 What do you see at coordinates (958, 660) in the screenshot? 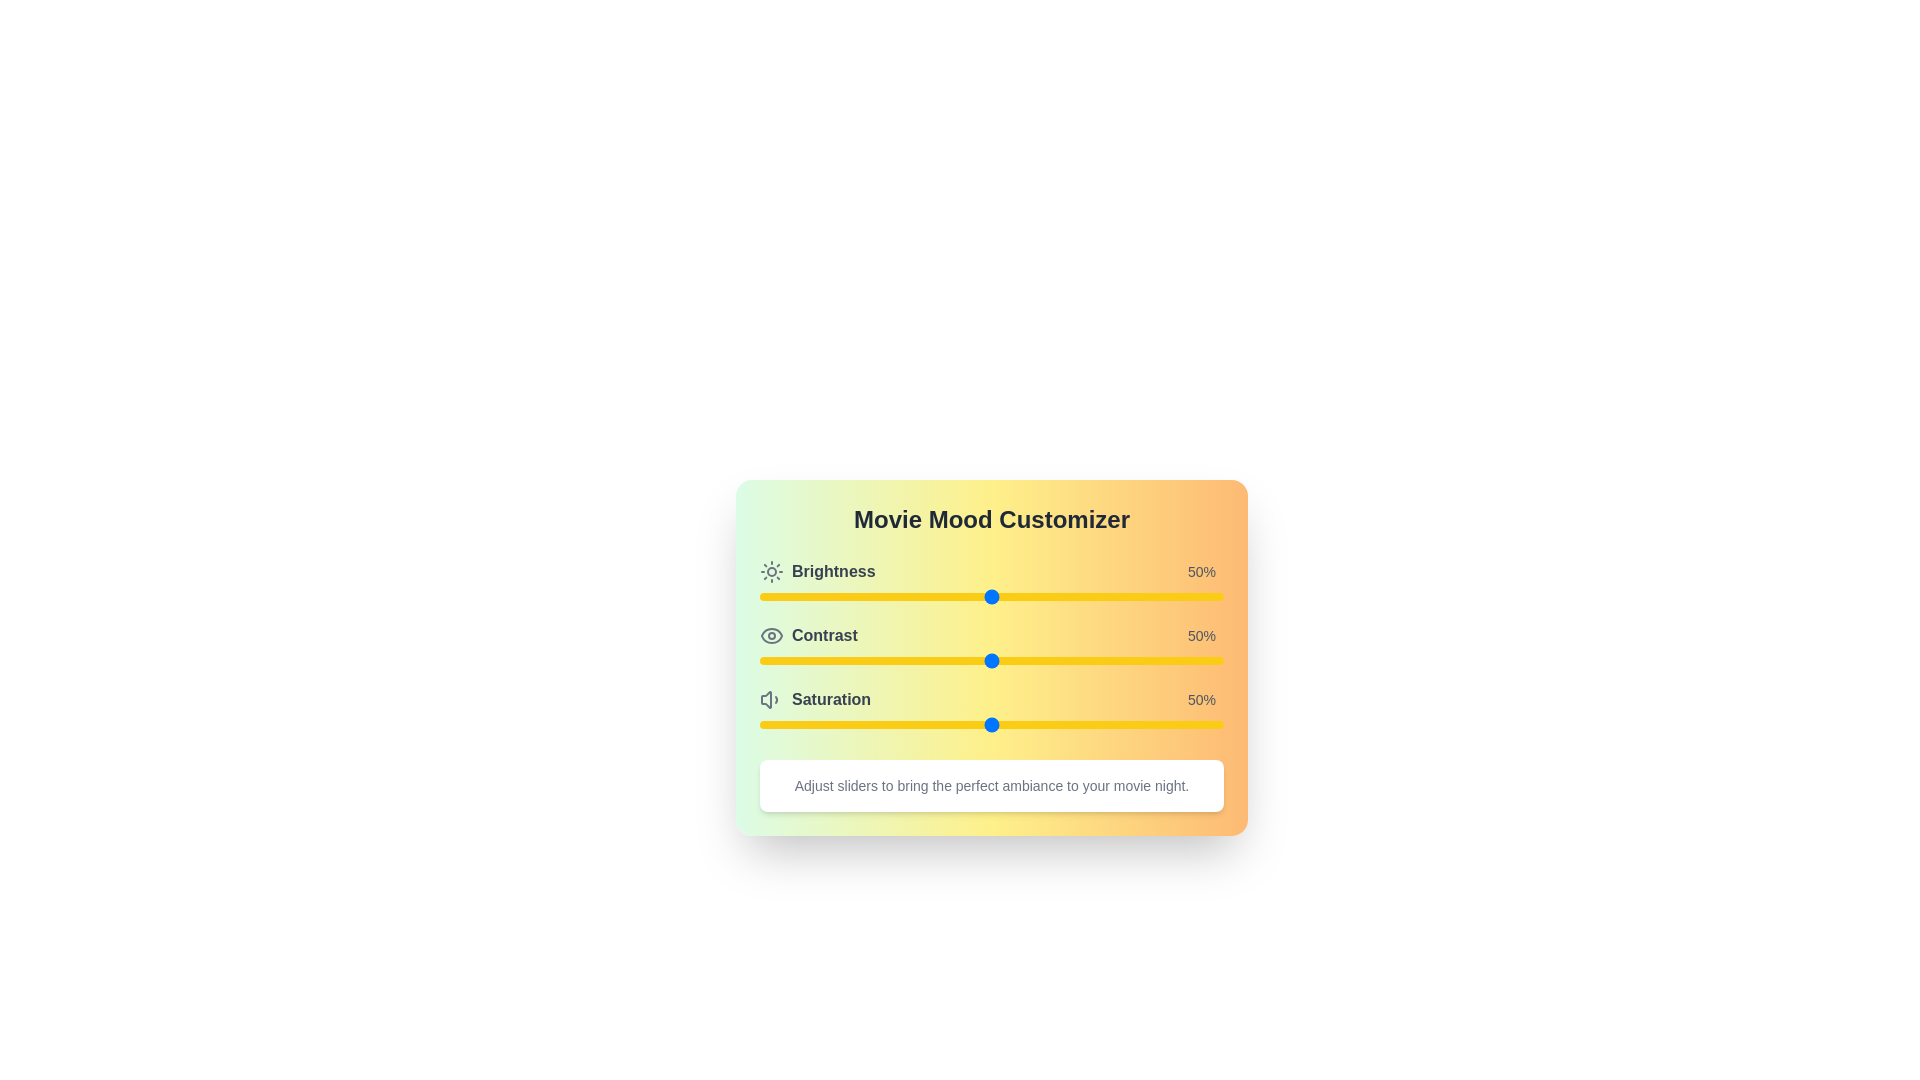
I see `the contrast level` at bounding box center [958, 660].